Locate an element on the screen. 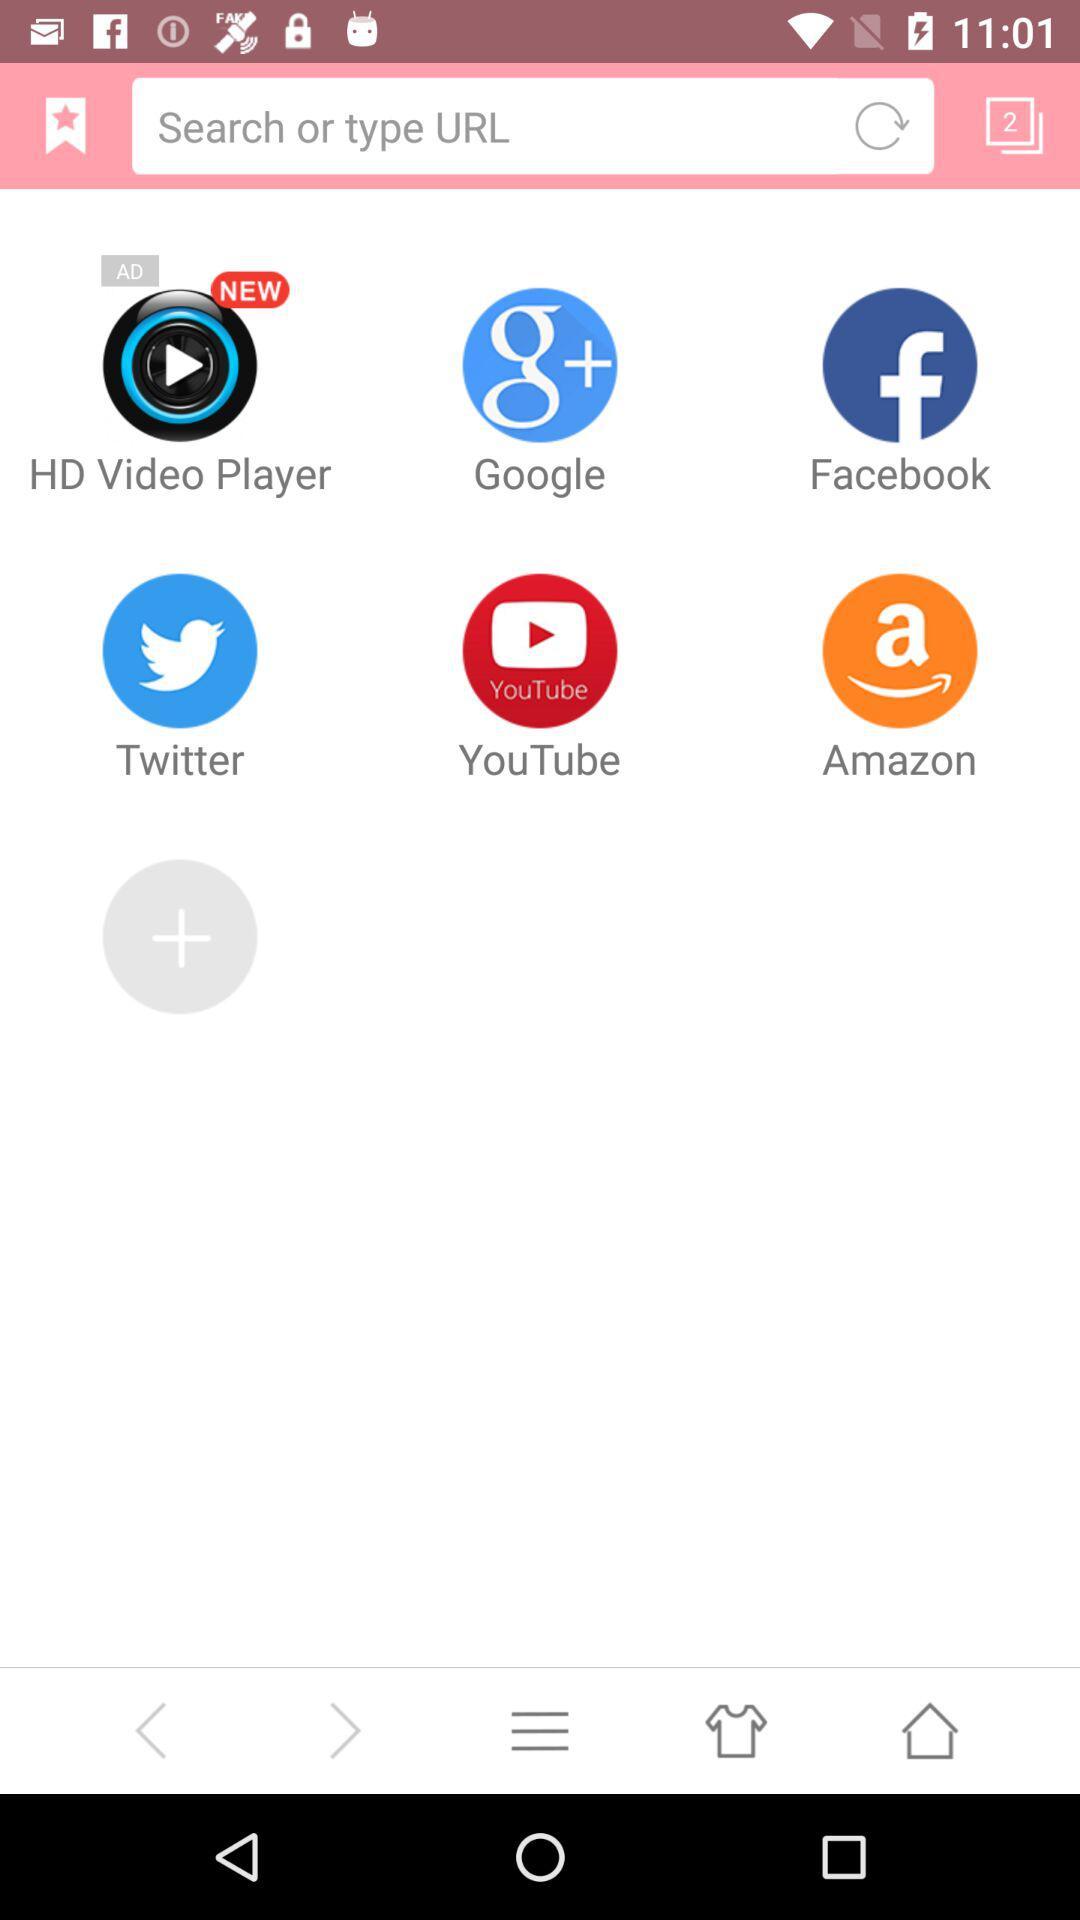  open tab display is located at coordinates (1014, 124).